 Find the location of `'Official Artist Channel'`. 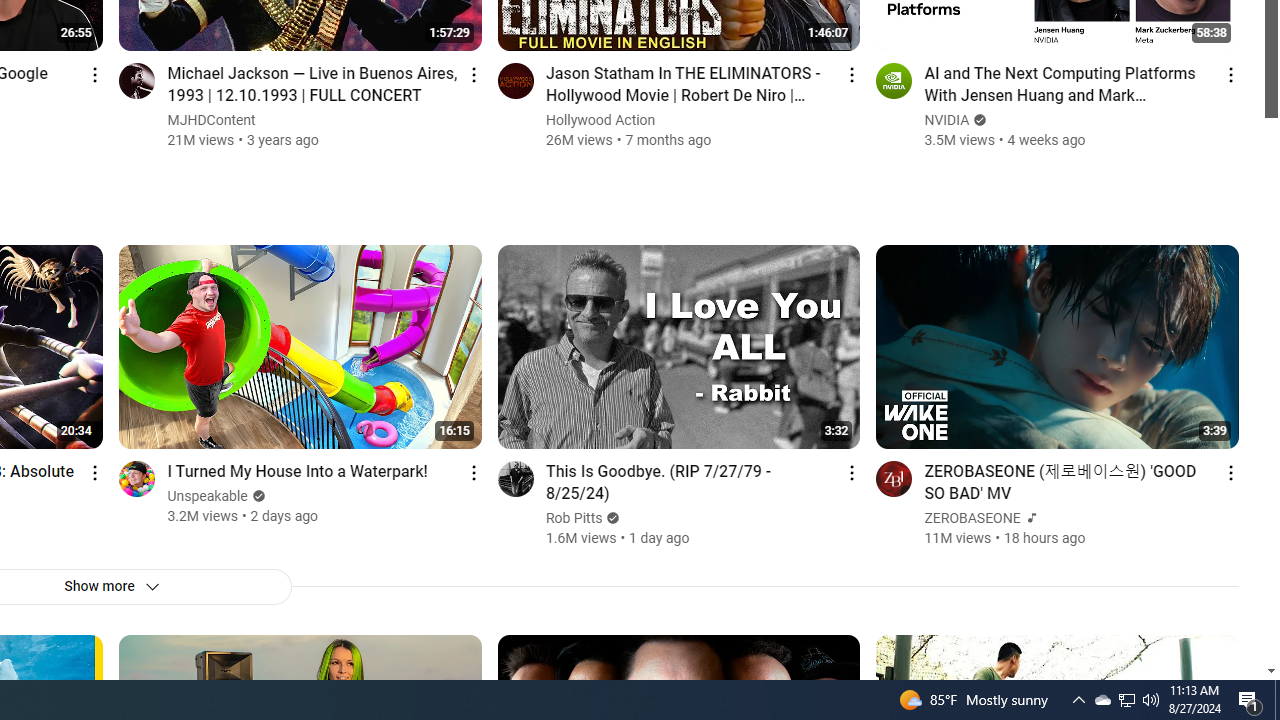

'Official Artist Channel' is located at coordinates (1029, 517).